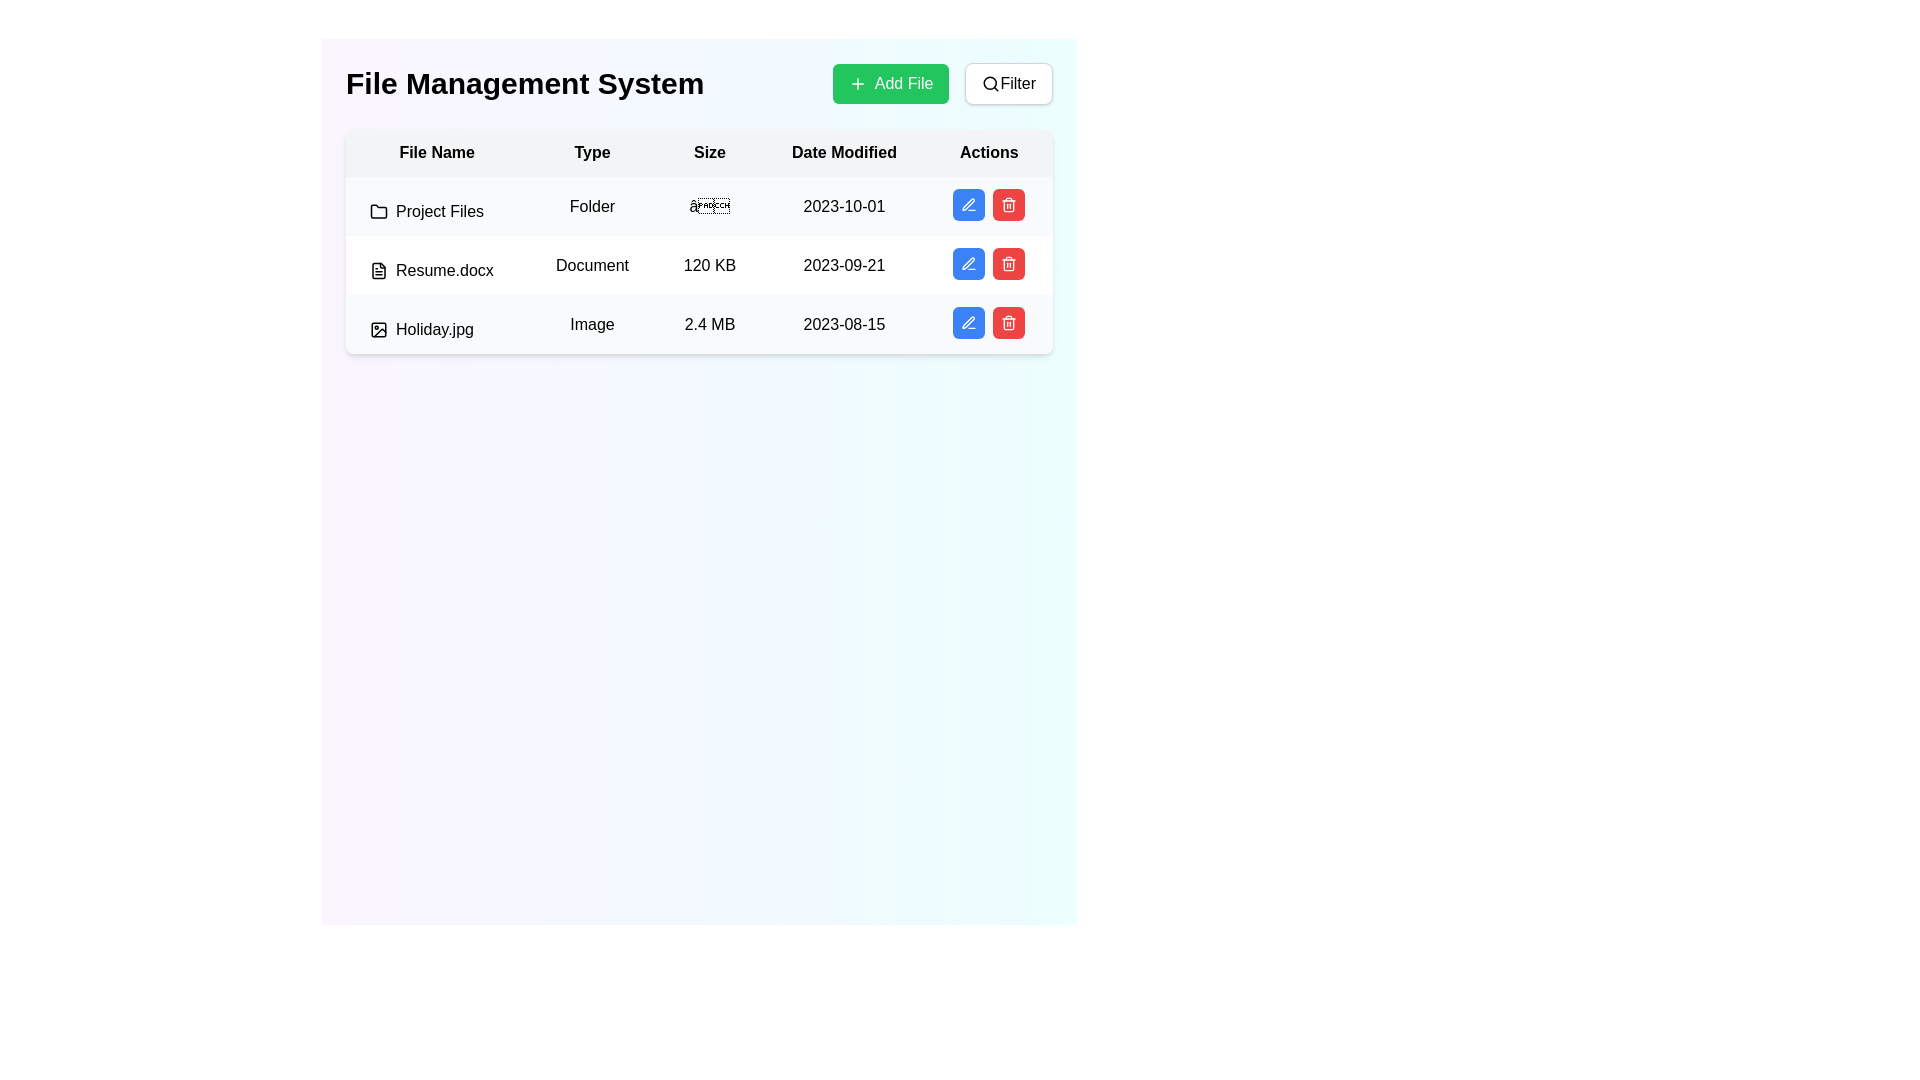  What do you see at coordinates (969, 262) in the screenshot?
I see `the blue button with a white pen icon in the 'Actions' column of the second row corresponding to 'Resume.docx'` at bounding box center [969, 262].